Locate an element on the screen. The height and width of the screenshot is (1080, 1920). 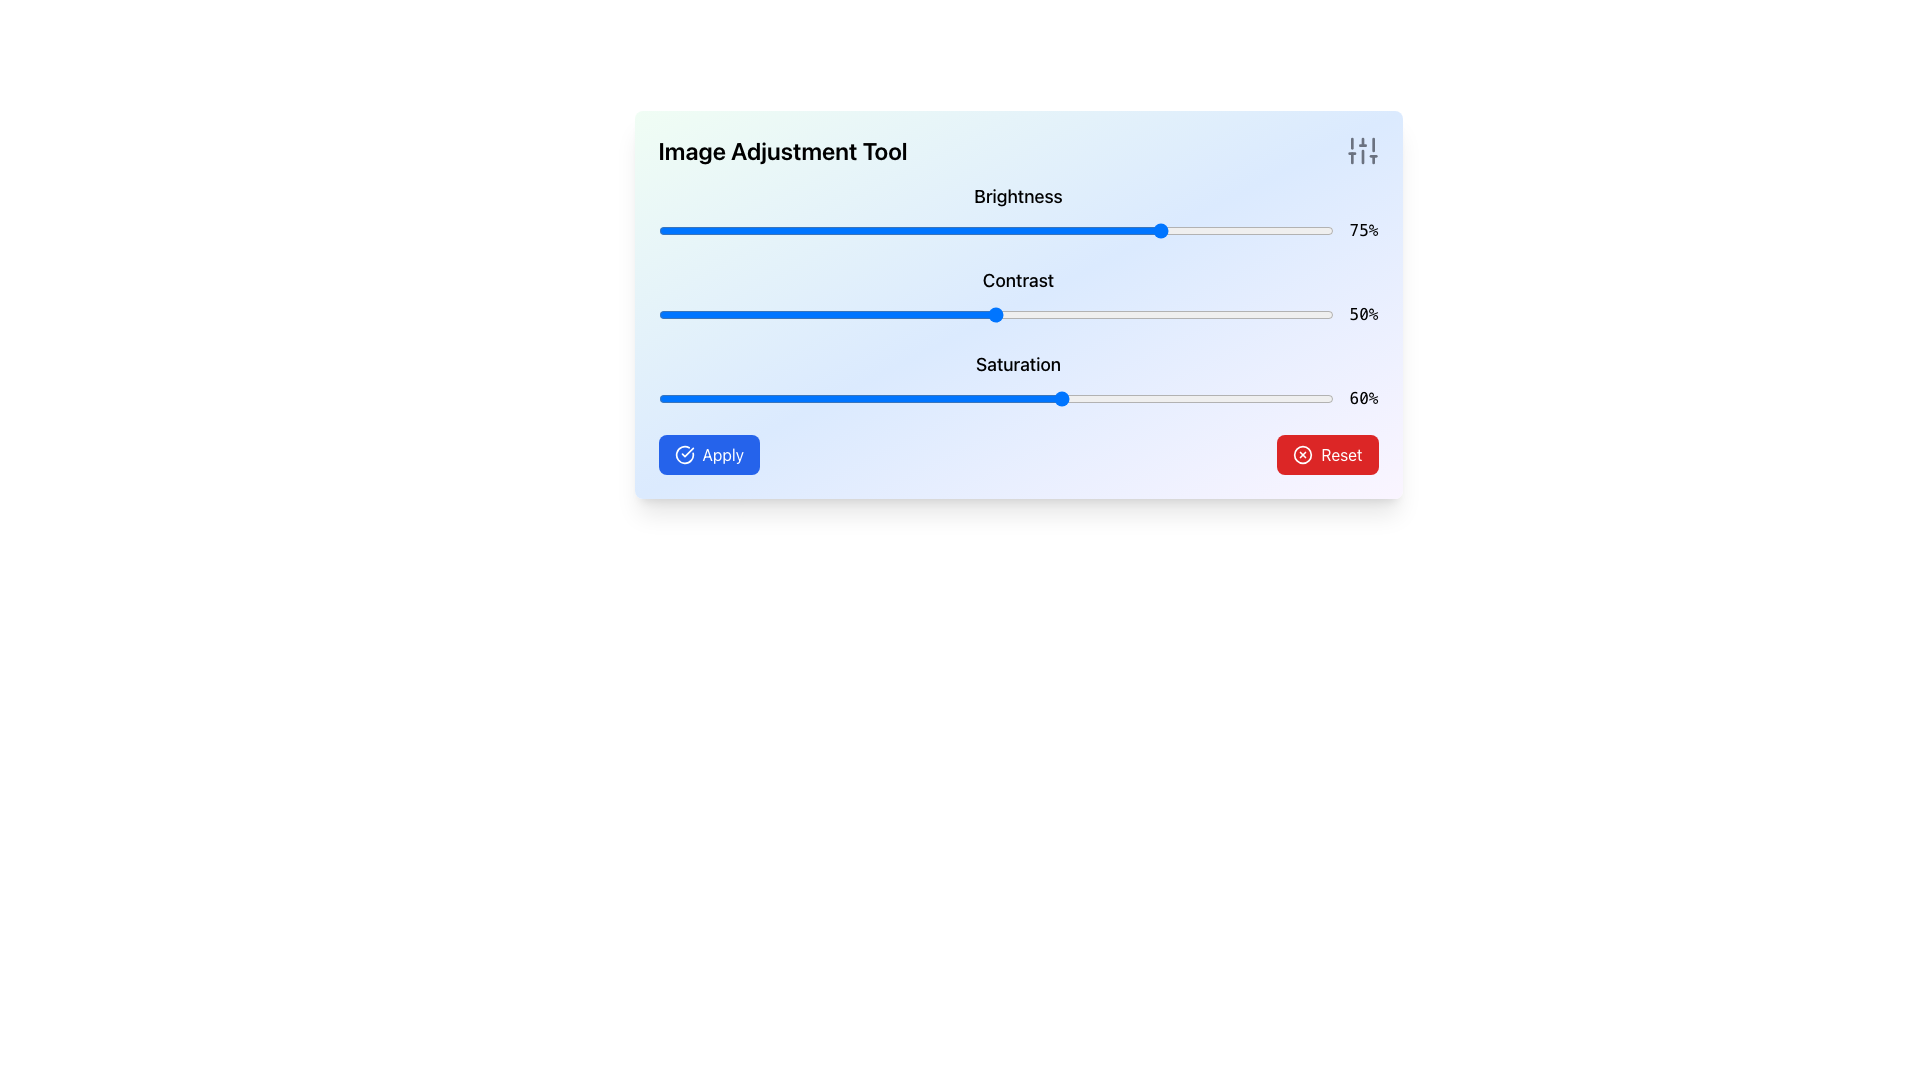
the decorative icon located on the left side of the 'Apply' button text within a blue rounded rectangle button in the bottom-left section of the interface is located at coordinates (684, 455).